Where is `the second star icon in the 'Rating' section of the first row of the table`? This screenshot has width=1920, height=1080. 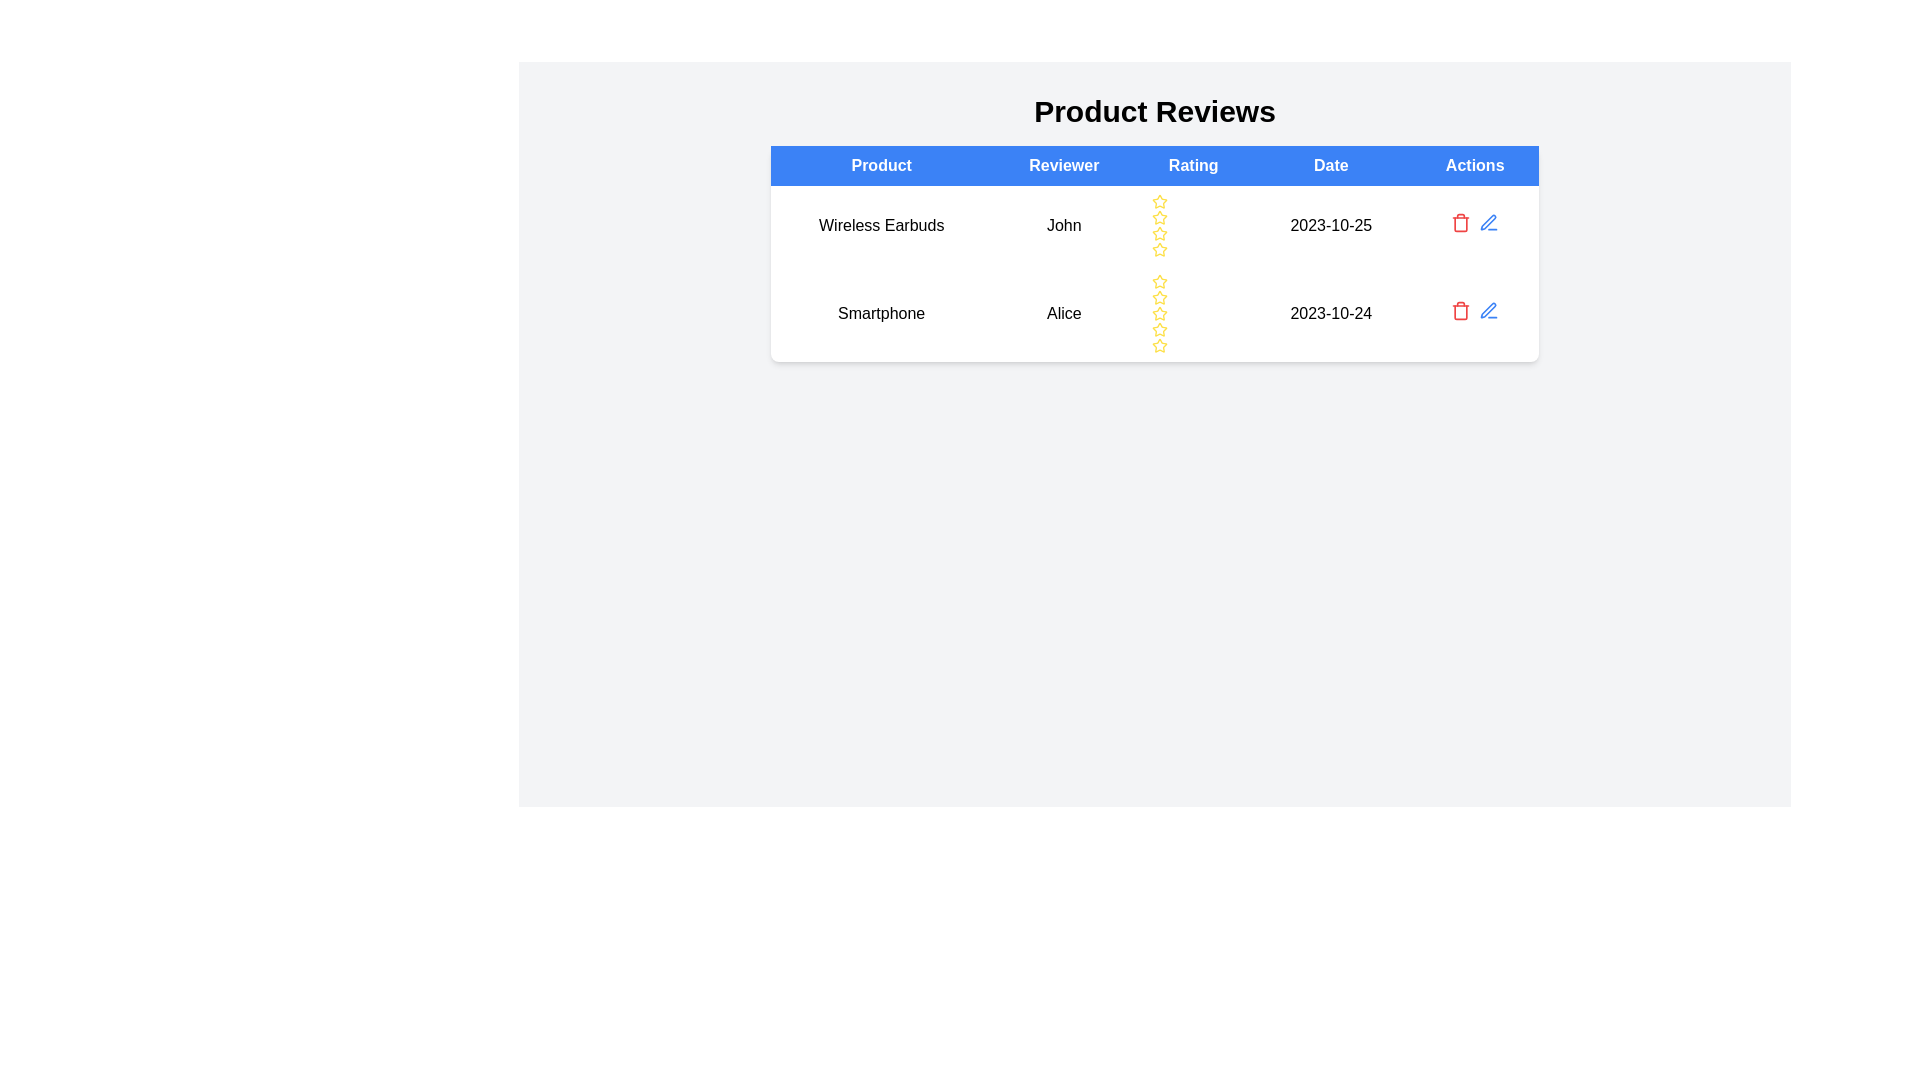
the second star icon in the 'Rating' section of the first row of the table is located at coordinates (1160, 248).